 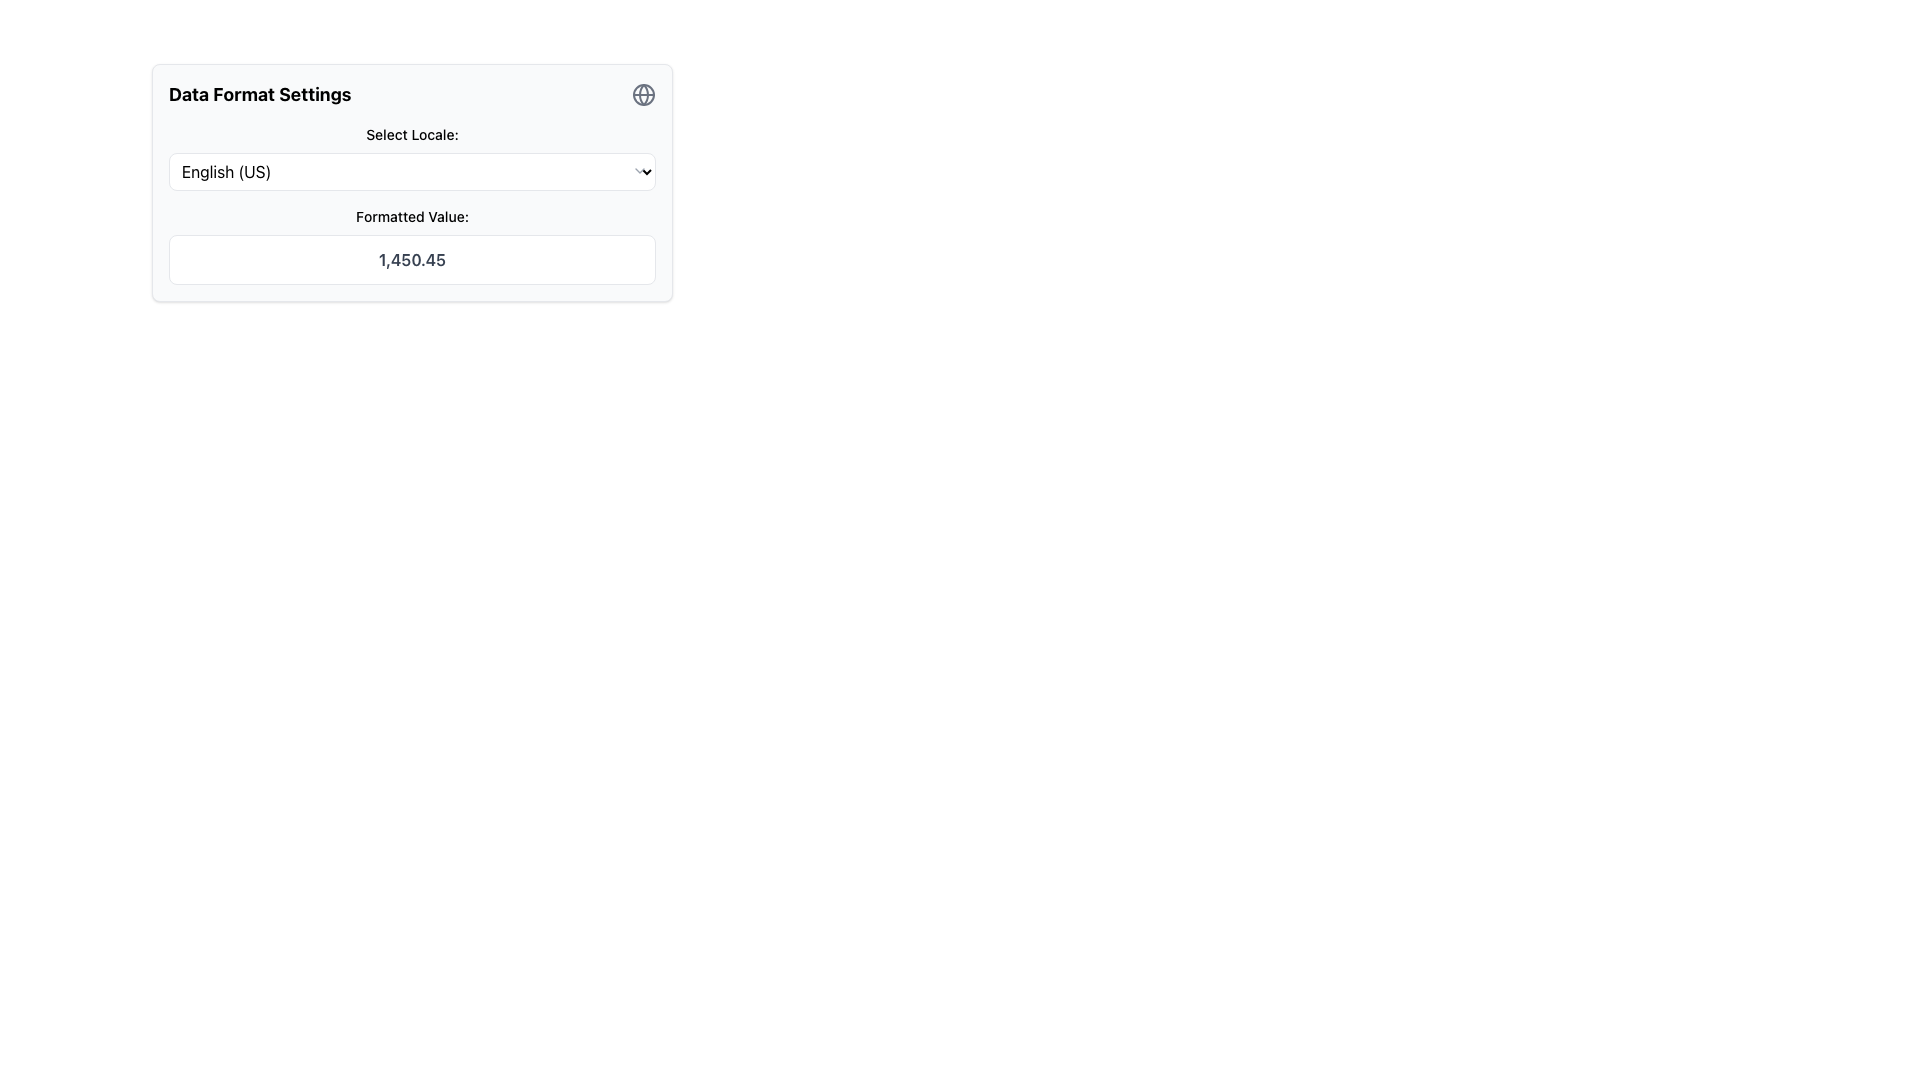 What do you see at coordinates (411, 258) in the screenshot?
I see `the Static Text Field displaying '1,450.45' which is styled with a white background and dark gray bold text, located below the label 'Formatted Value:'` at bounding box center [411, 258].